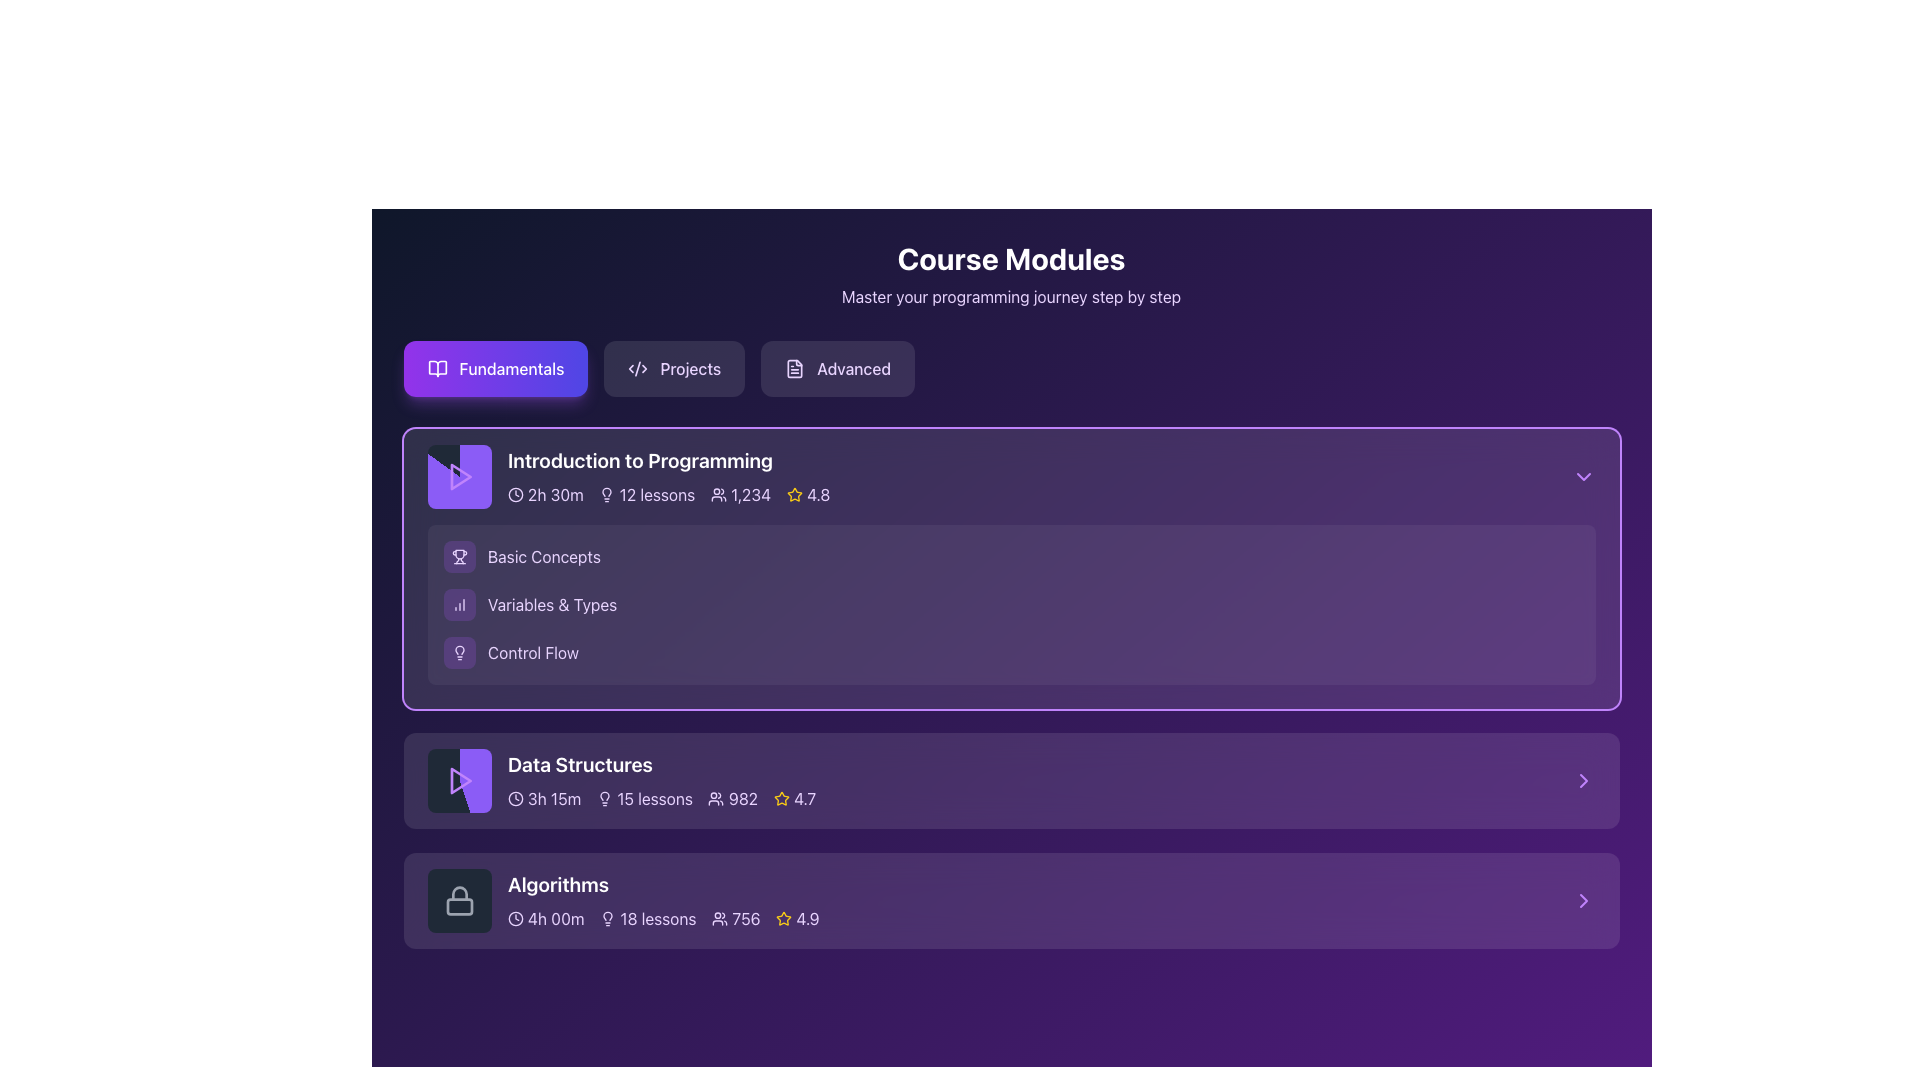 This screenshot has height=1080, width=1920. I want to click on the achievement icon button located to the left of the 'Basic Concepts' text in the 'Introduction to Programming' section, so click(458, 556).